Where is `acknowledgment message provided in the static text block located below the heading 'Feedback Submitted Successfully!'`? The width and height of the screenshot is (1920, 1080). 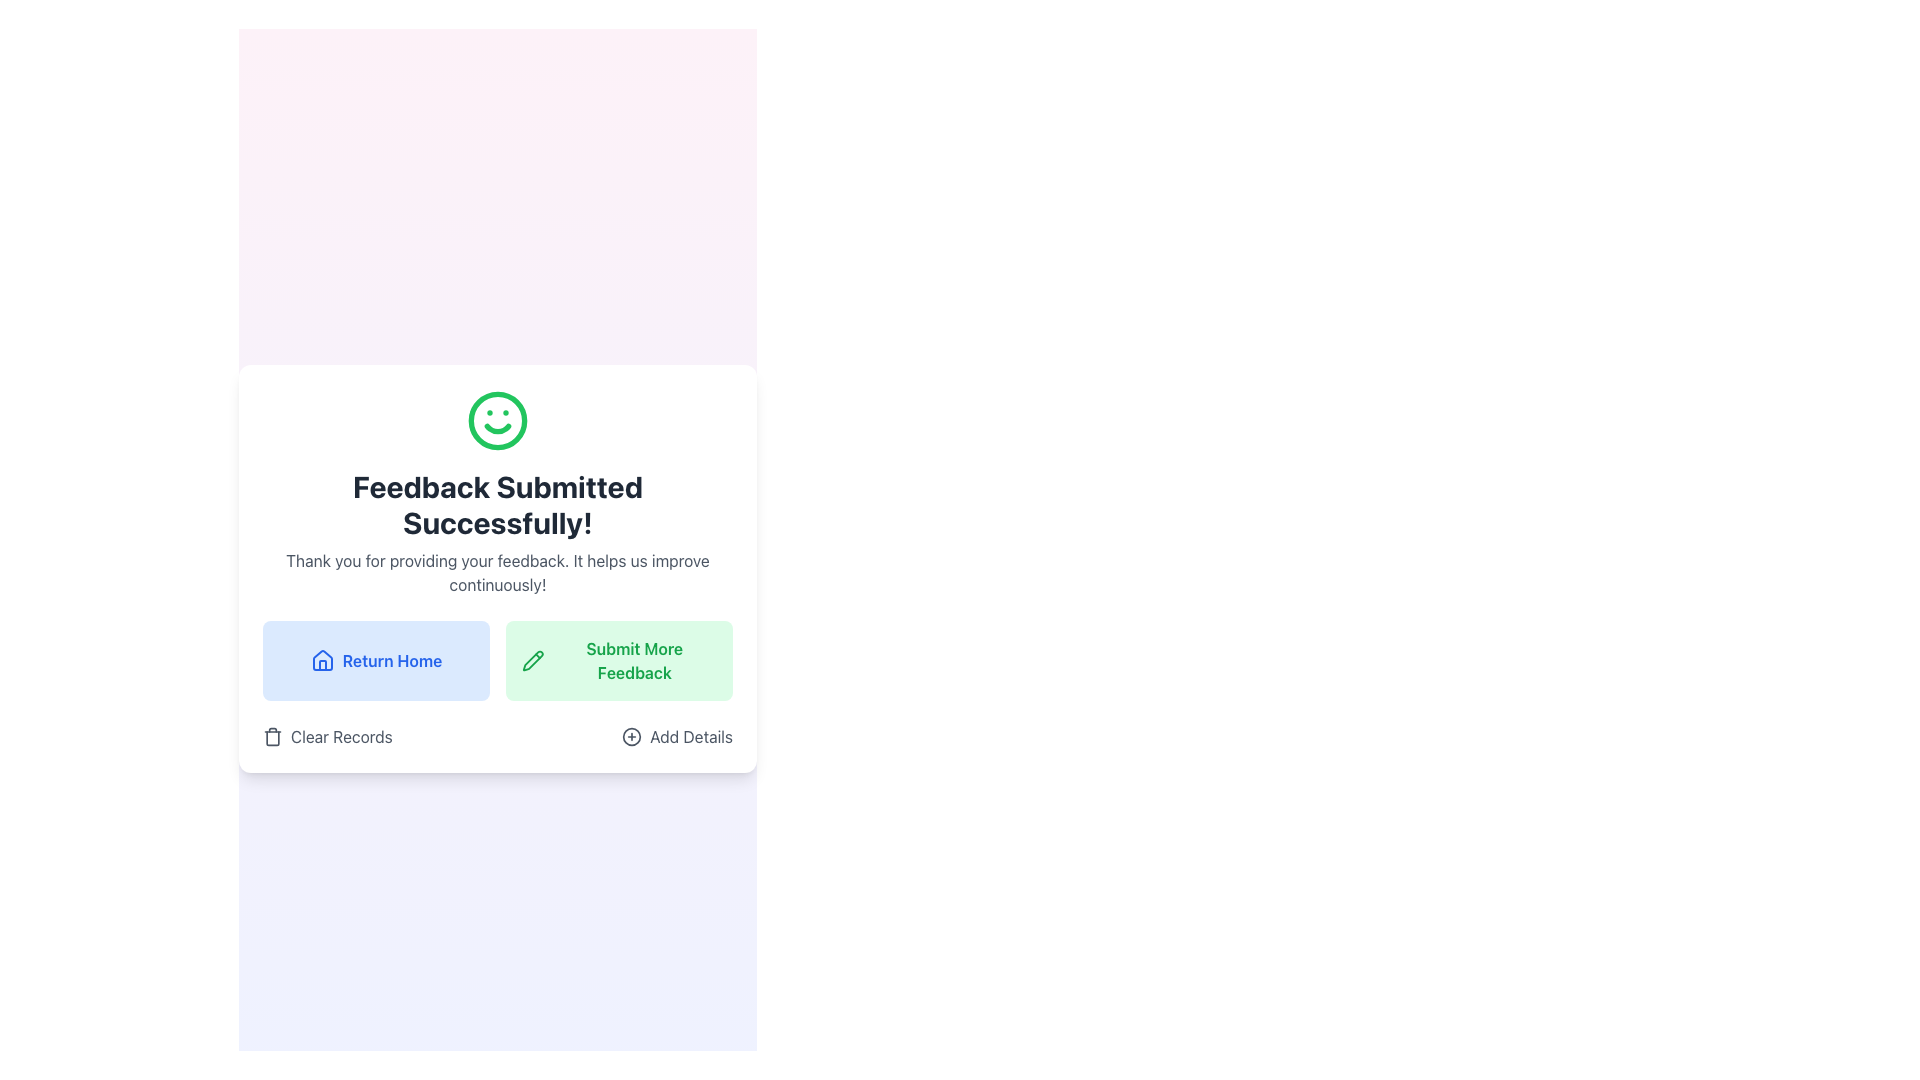
acknowledgment message provided in the static text block located below the heading 'Feedback Submitted Successfully!' is located at coordinates (498, 573).